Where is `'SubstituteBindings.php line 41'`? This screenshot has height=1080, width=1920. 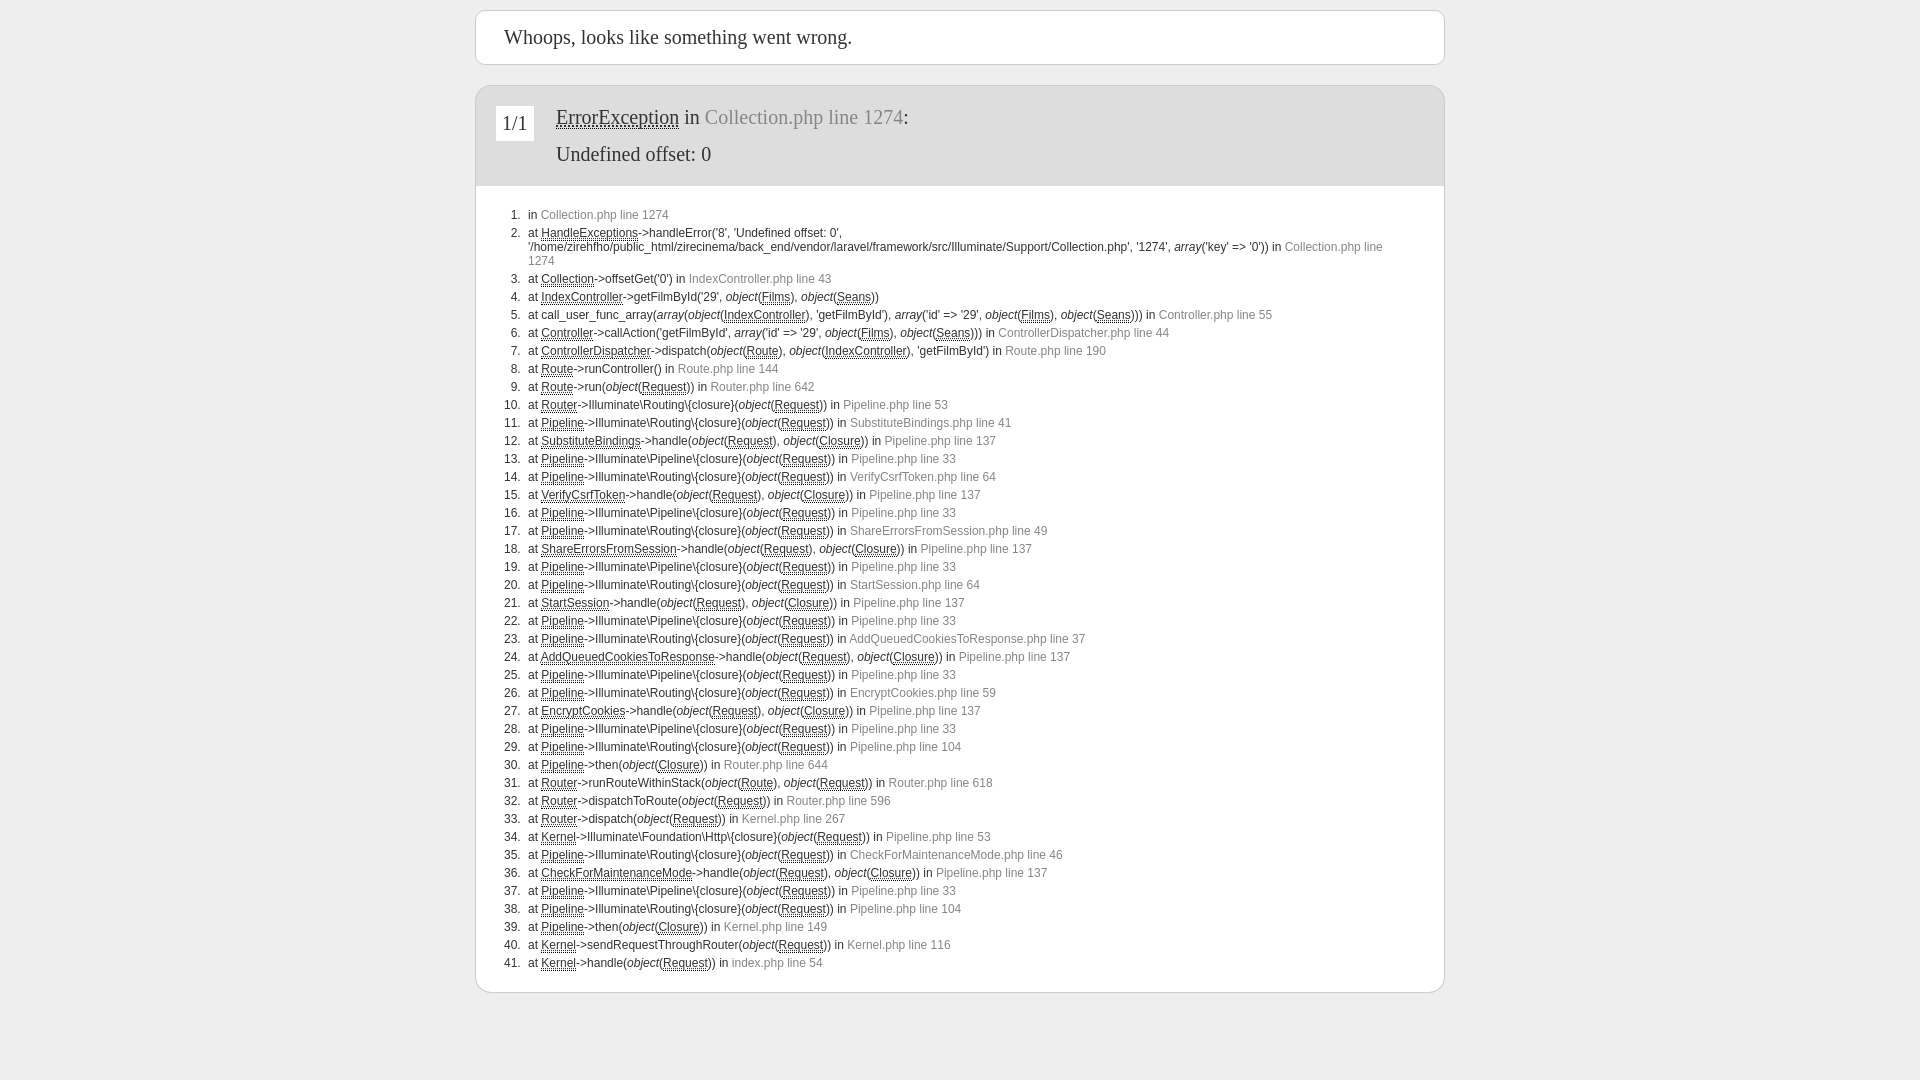 'SubstituteBindings.php line 41' is located at coordinates (929, 422).